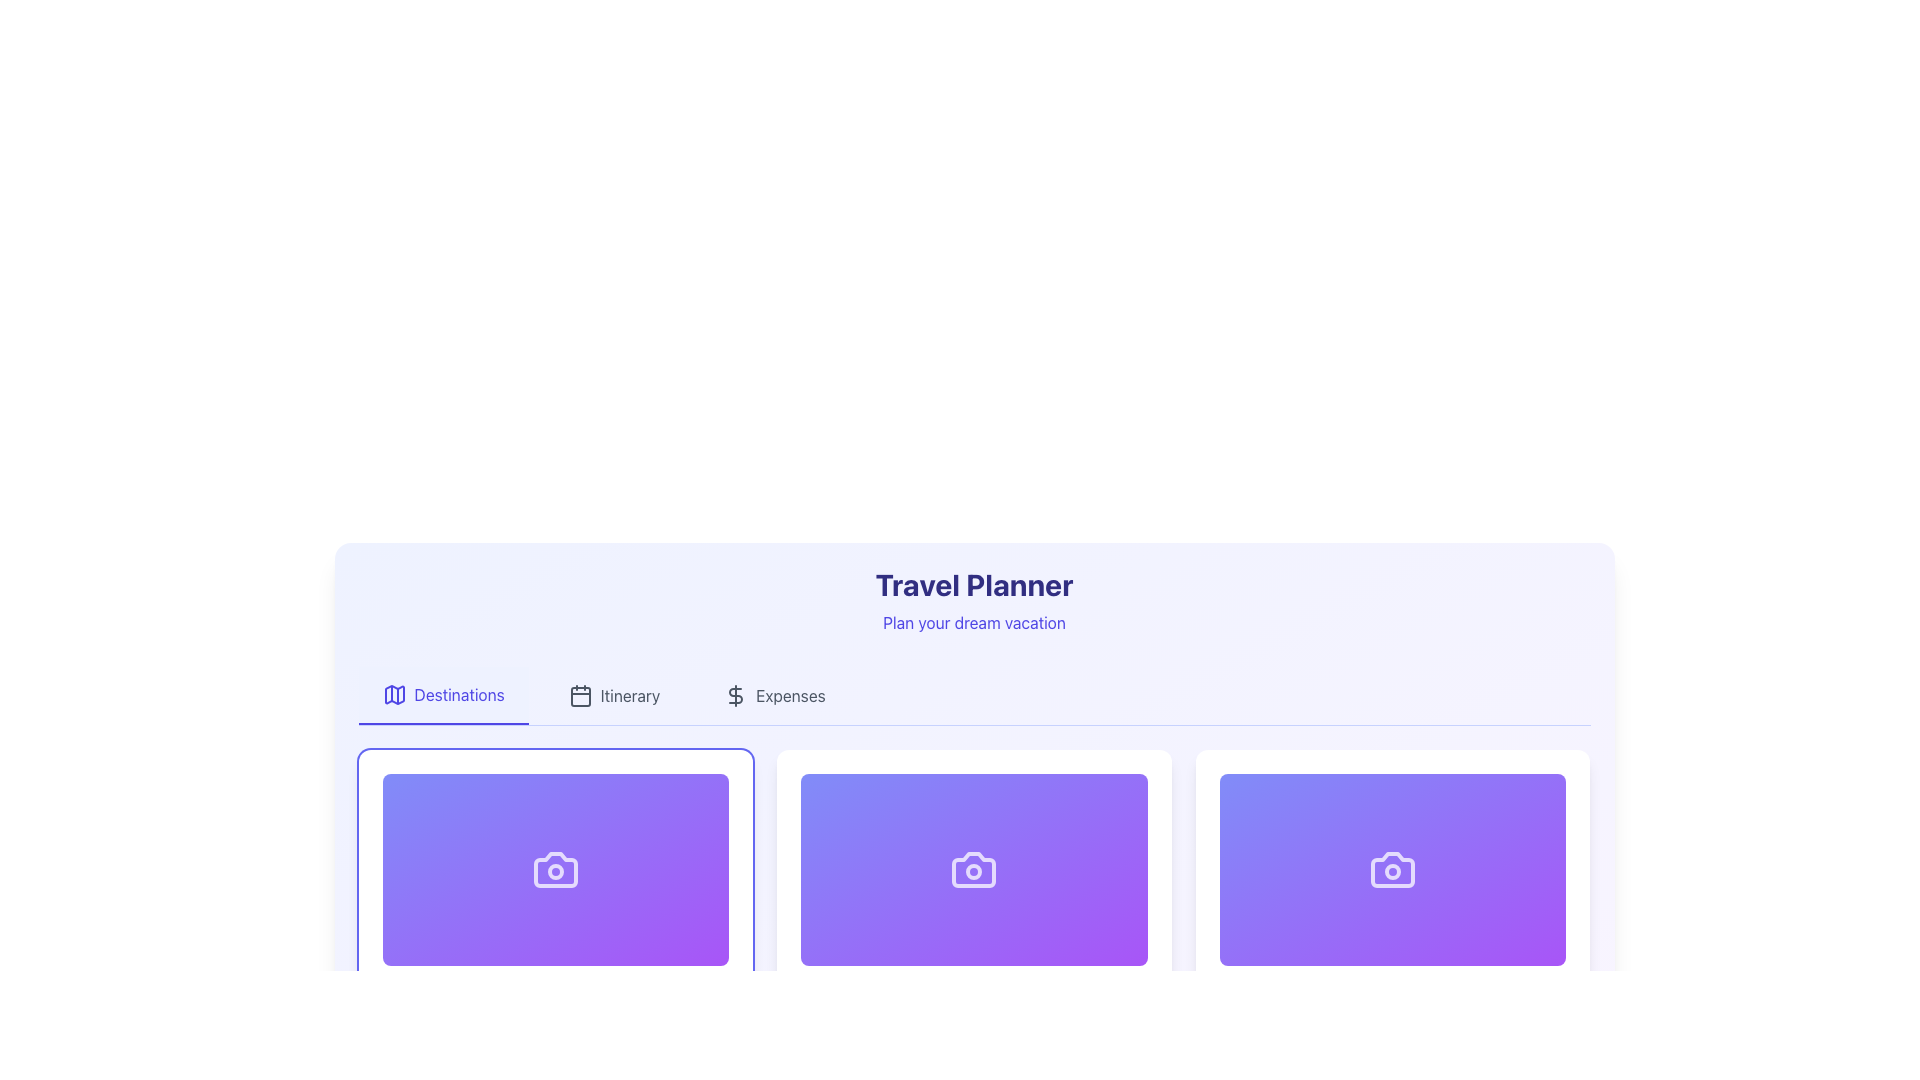 The width and height of the screenshot is (1920, 1080). What do you see at coordinates (974, 600) in the screenshot?
I see `the Text block that presents the title and description of the page, located above the tab navigation bar labeled 'Destinations', 'Itinerary', and 'Expenses'` at bounding box center [974, 600].